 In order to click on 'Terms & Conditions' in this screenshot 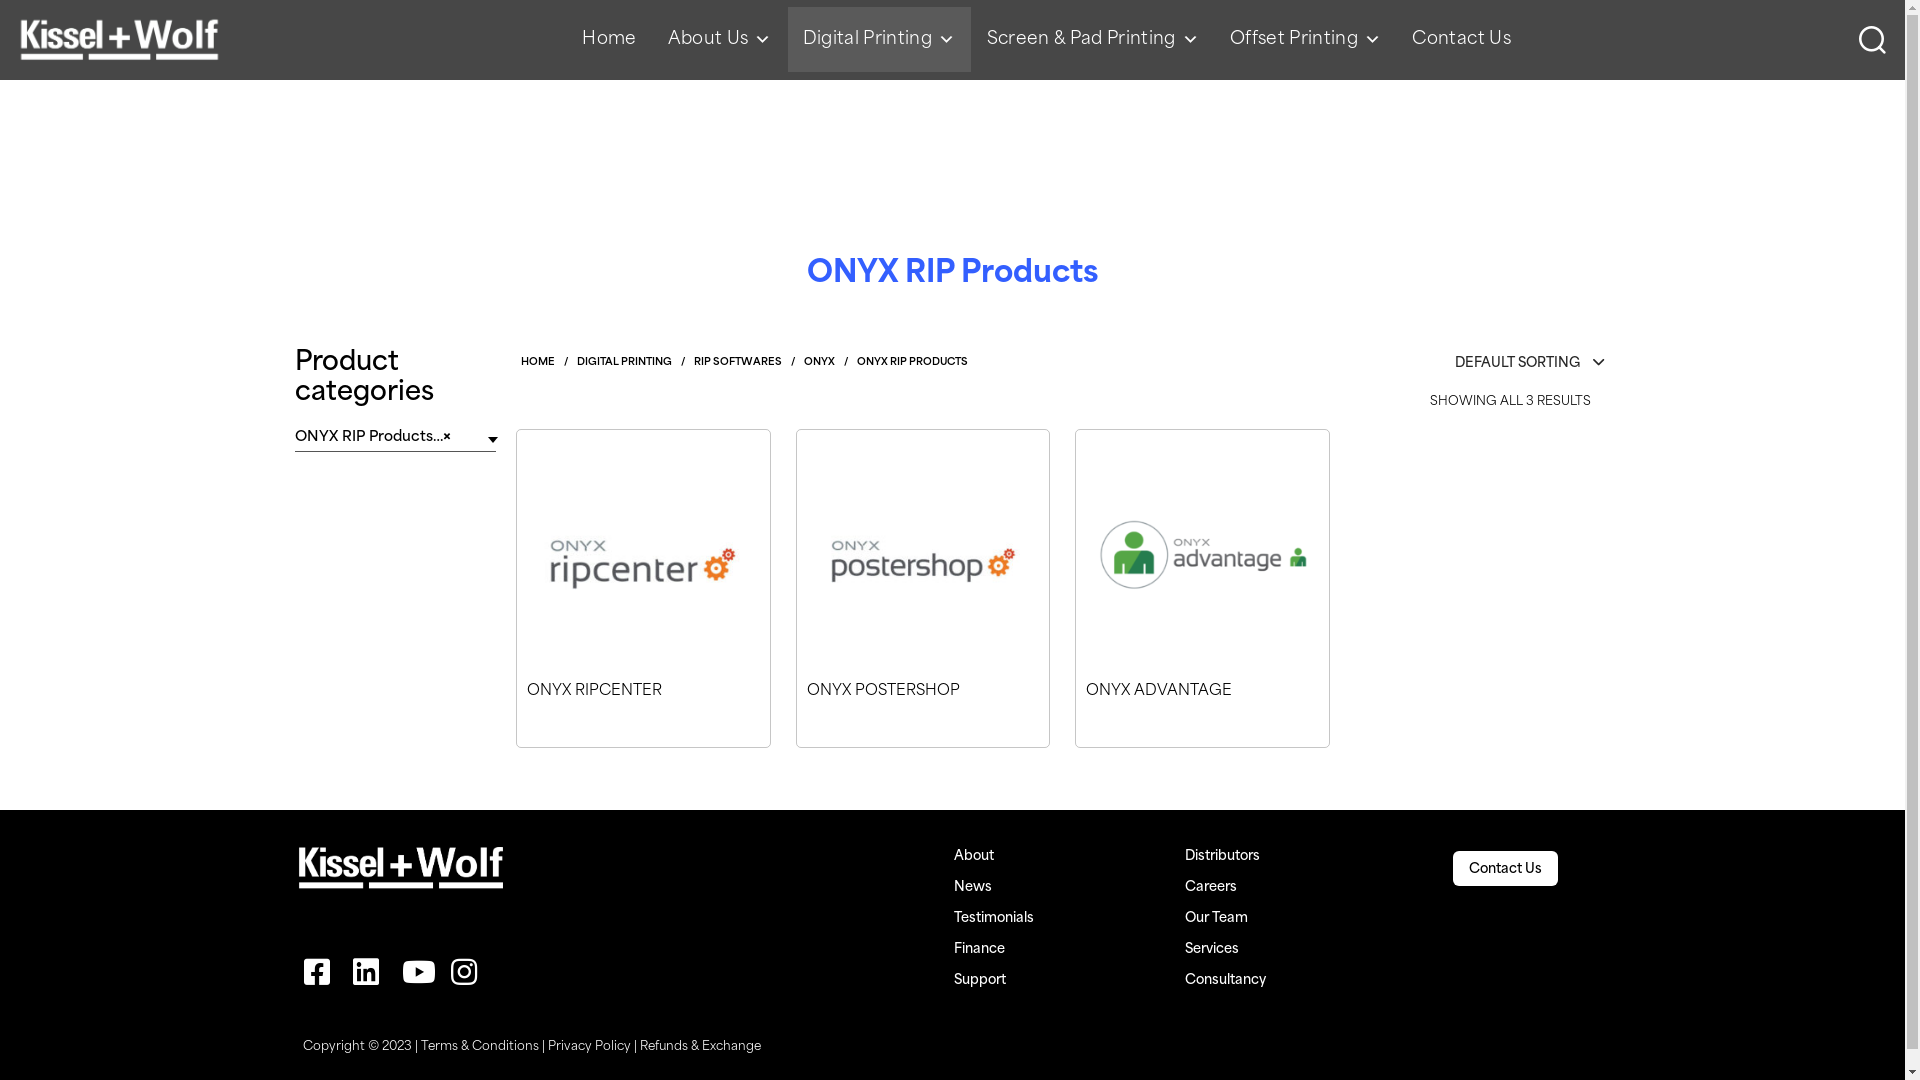, I will do `click(478, 1046)`.